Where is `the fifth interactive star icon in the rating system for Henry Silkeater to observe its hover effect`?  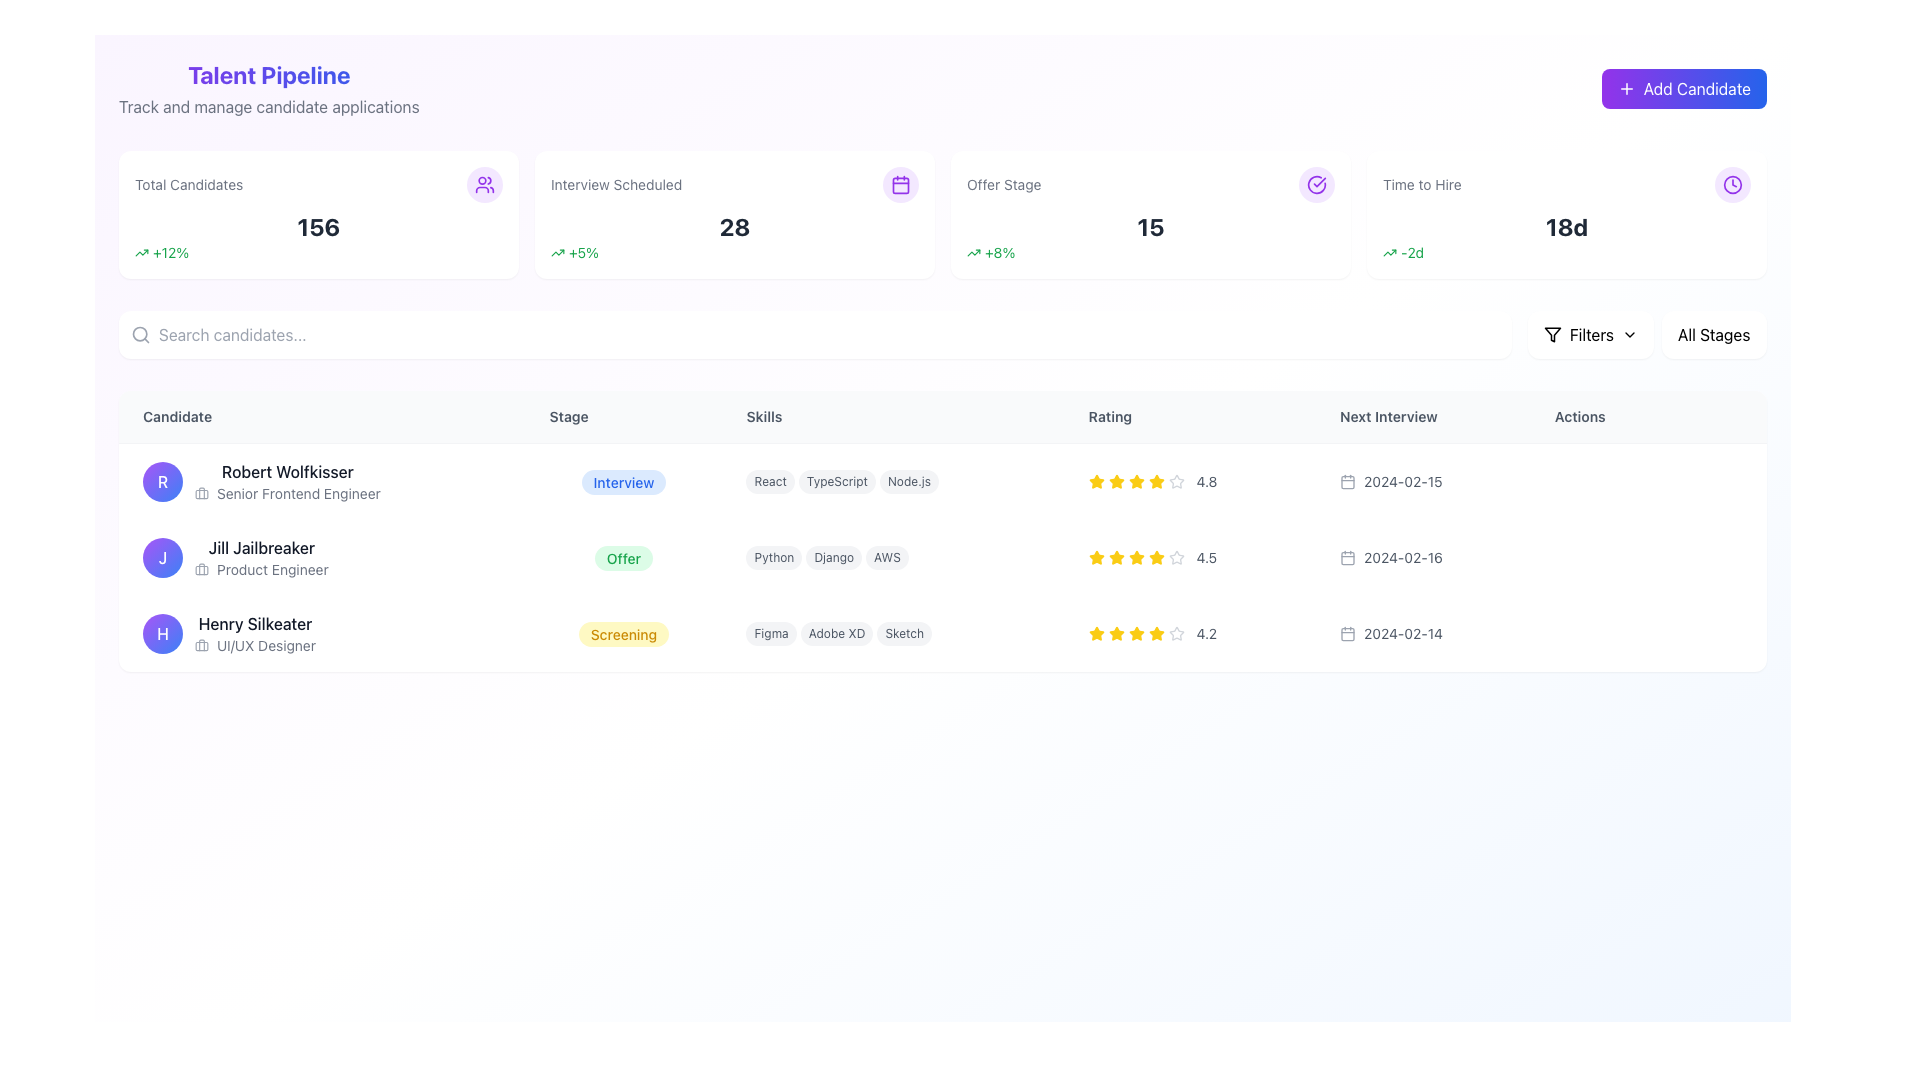 the fifth interactive star icon in the rating system for Henry Silkeater to observe its hover effect is located at coordinates (1156, 633).